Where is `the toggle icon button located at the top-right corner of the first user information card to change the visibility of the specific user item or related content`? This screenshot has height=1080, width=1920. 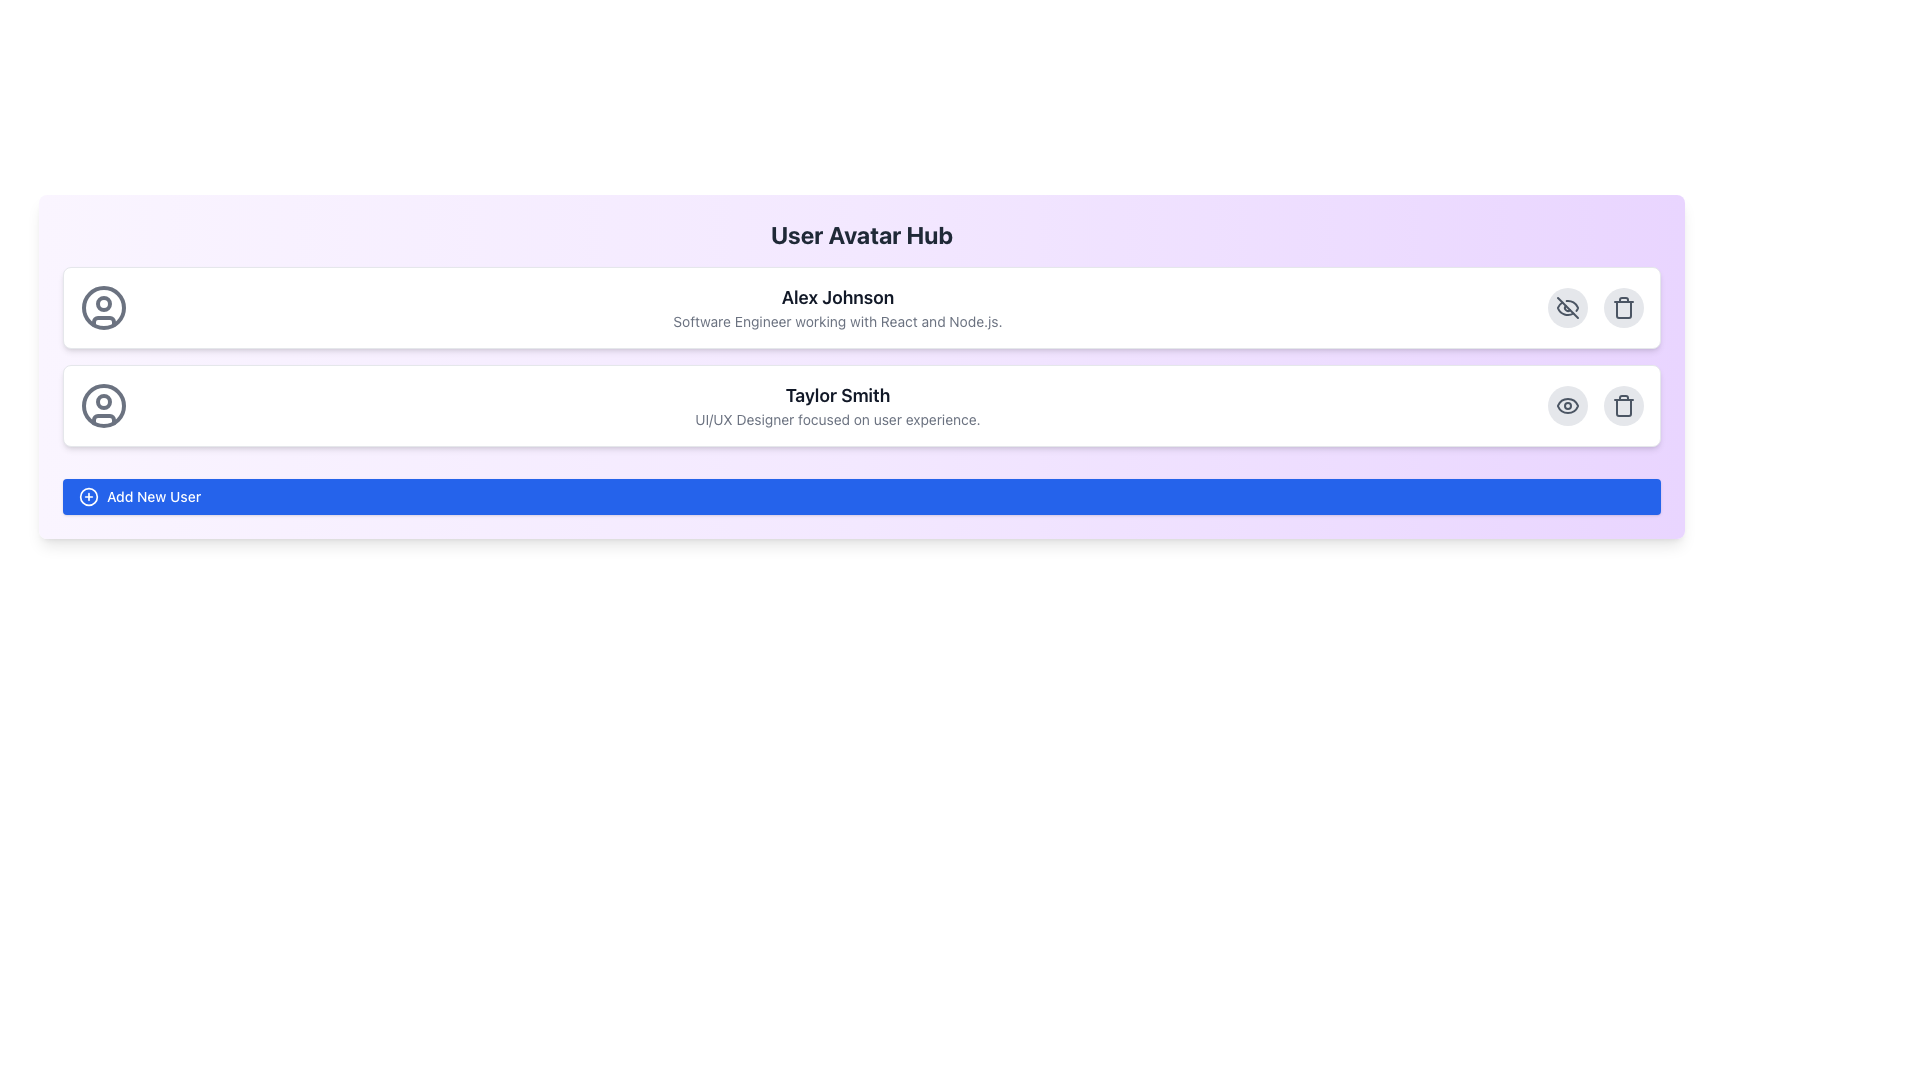 the toggle icon button located at the top-right corner of the first user information card to change the visibility of the specific user item or related content is located at coordinates (1567, 308).